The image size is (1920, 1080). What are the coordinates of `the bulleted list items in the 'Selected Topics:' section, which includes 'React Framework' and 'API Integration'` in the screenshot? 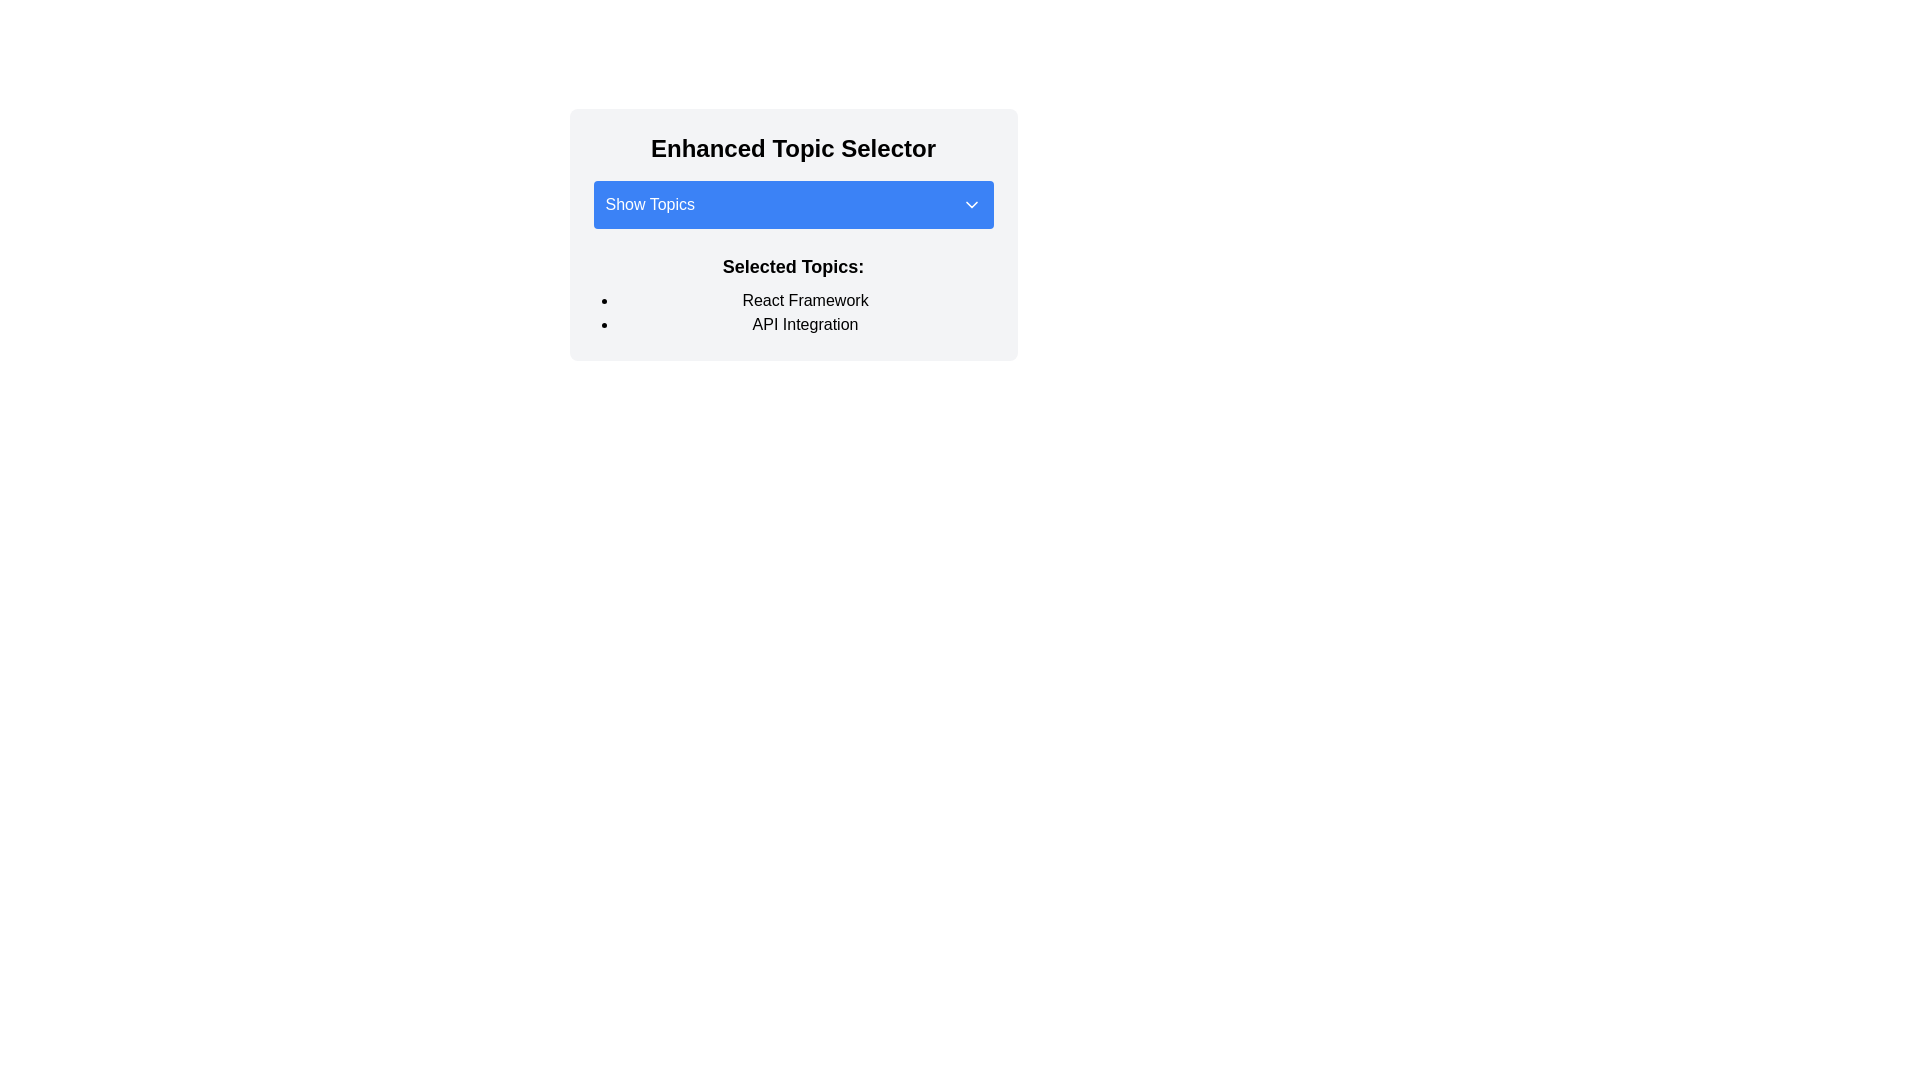 It's located at (792, 312).